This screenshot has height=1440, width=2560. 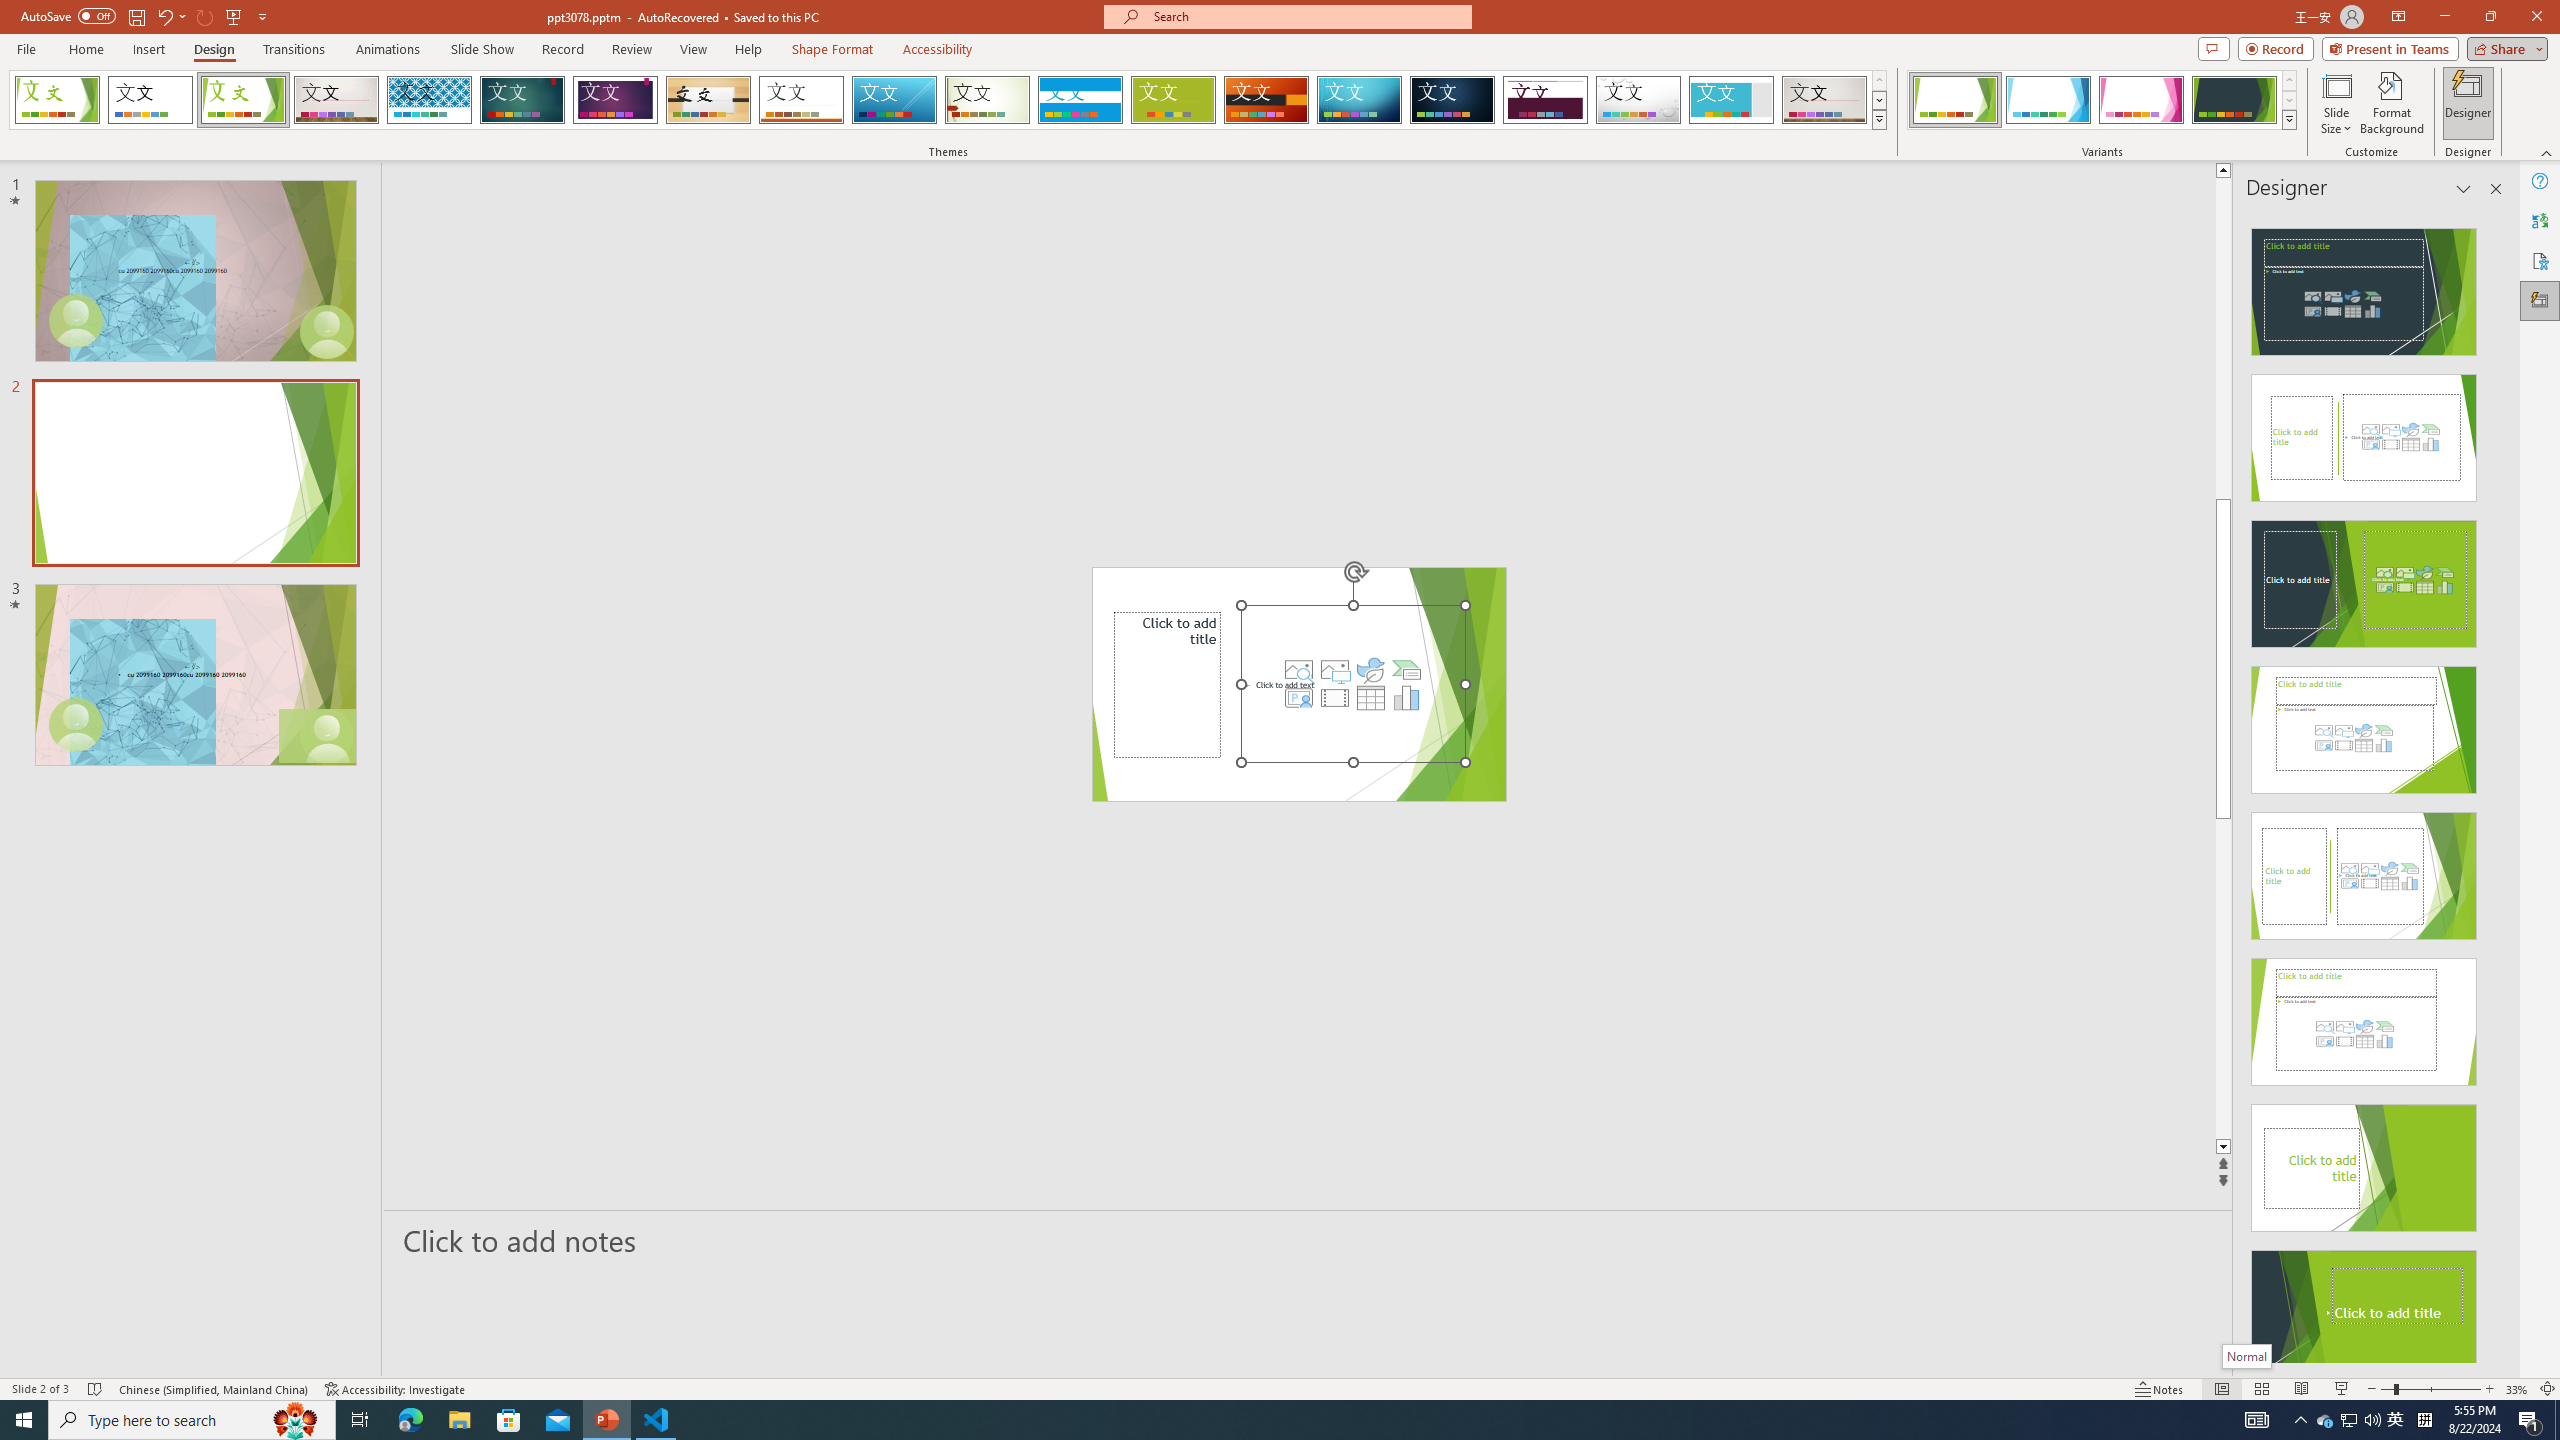 What do you see at coordinates (1352, 683) in the screenshot?
I see `'Content Placeholder'` at bounding box center [1352, 683].